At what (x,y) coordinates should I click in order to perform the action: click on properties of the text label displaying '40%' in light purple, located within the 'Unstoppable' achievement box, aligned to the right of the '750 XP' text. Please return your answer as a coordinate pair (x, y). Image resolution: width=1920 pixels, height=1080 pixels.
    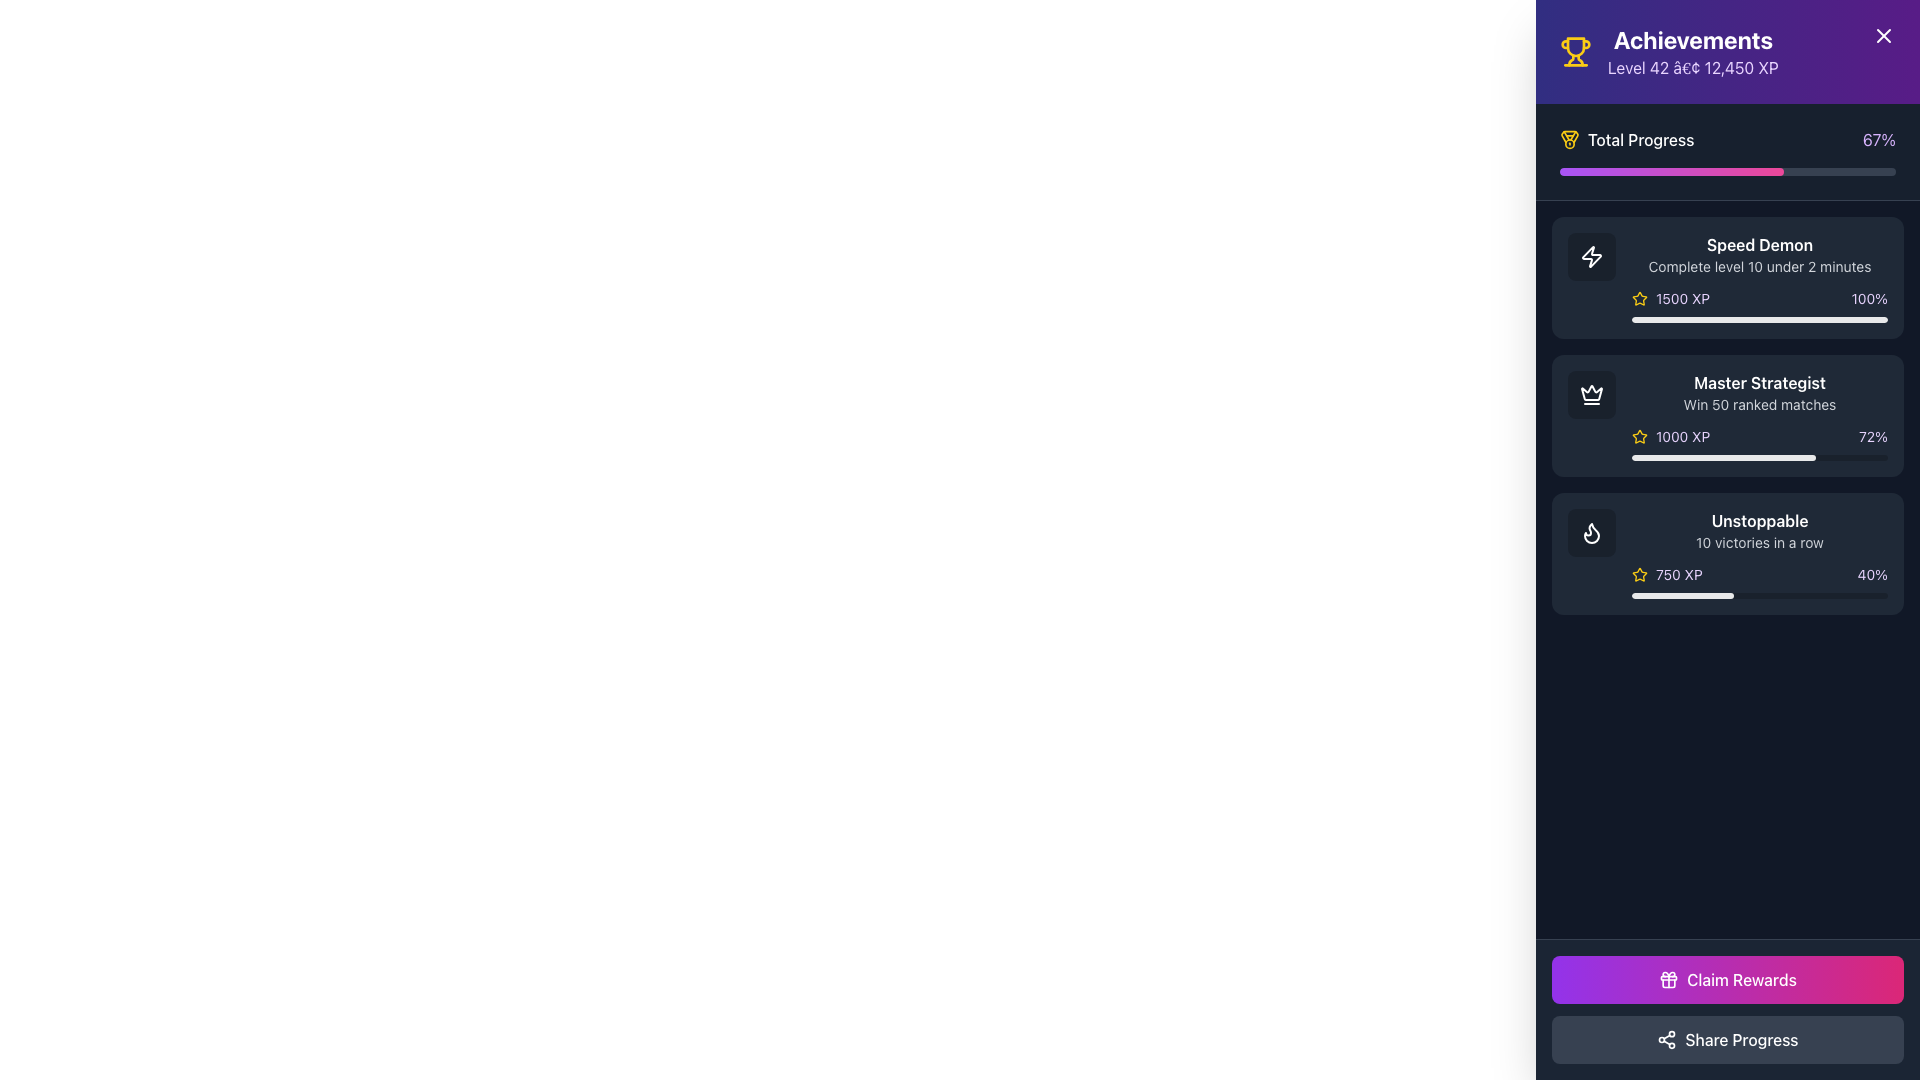
    Looking at the image, I should click on (1871, 574).